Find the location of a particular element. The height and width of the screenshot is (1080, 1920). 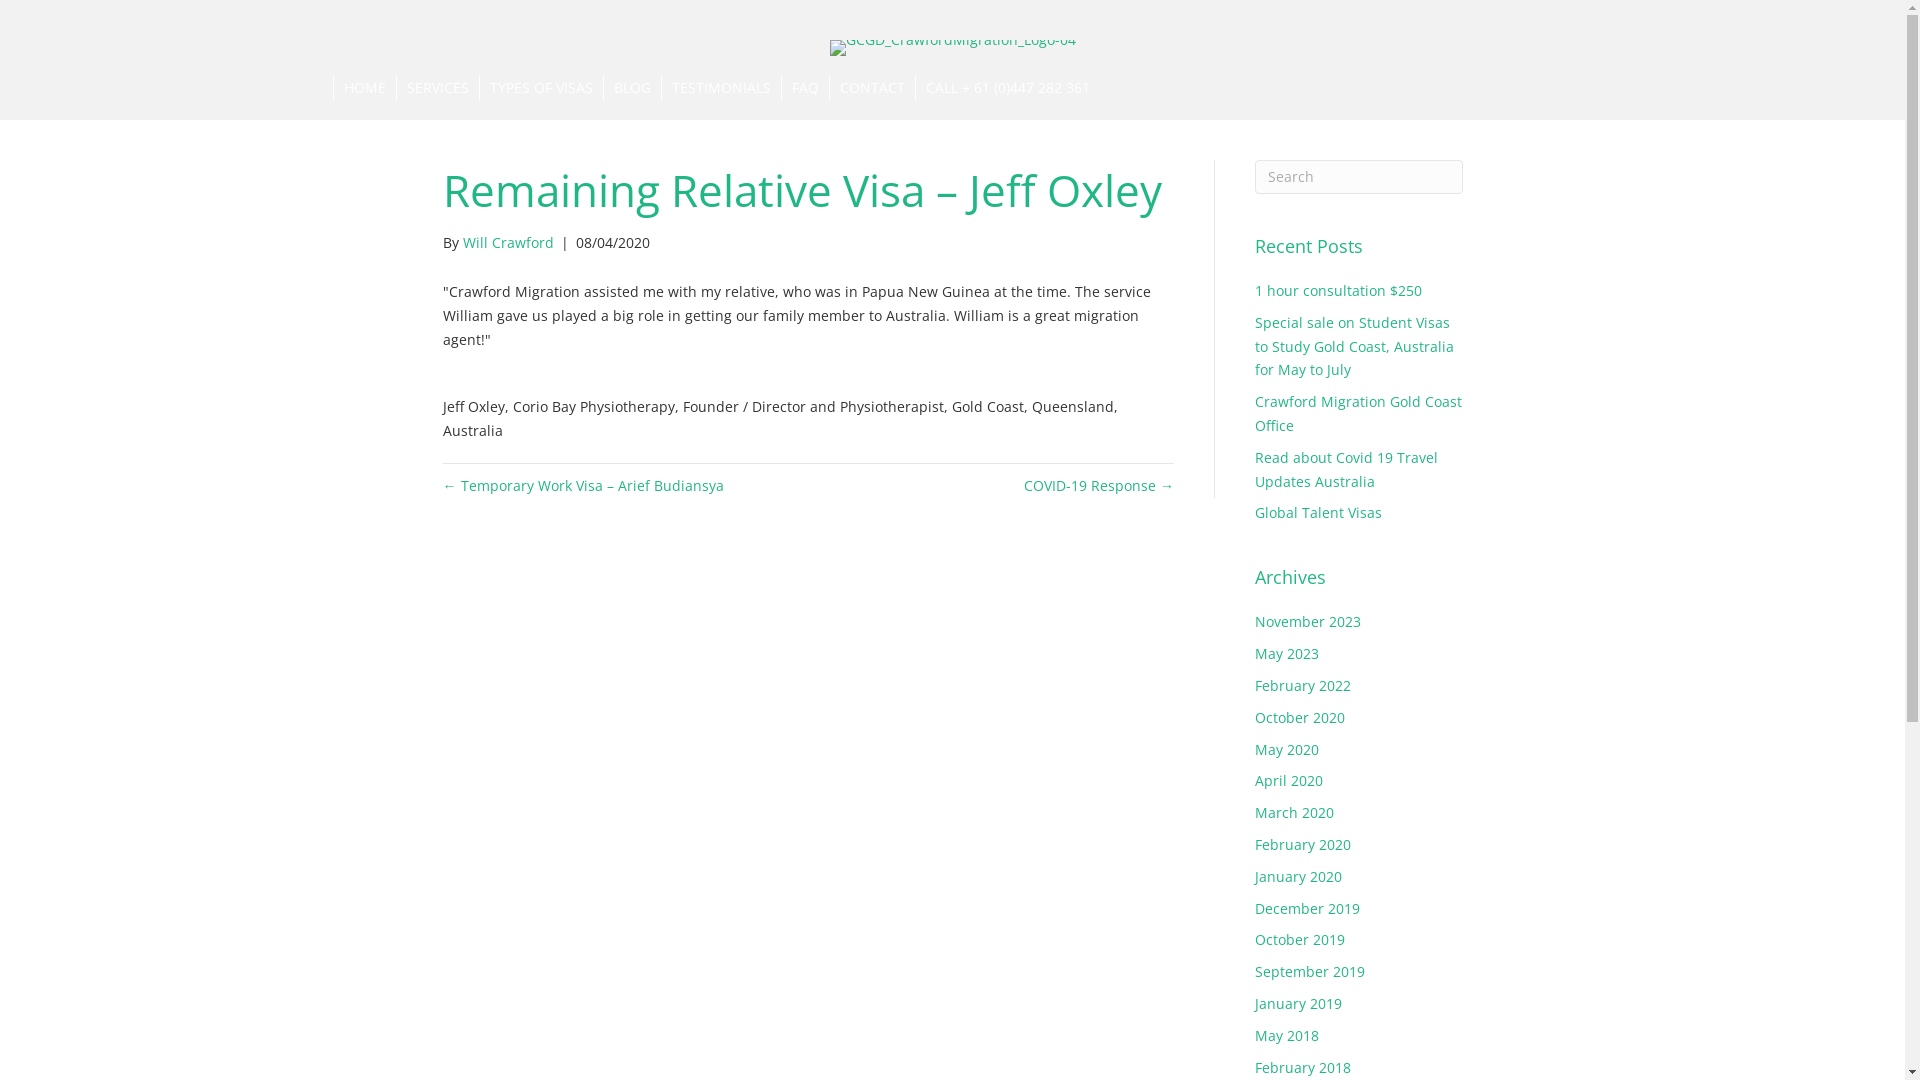

'February 2020' is located at coordinates (1302, 844).